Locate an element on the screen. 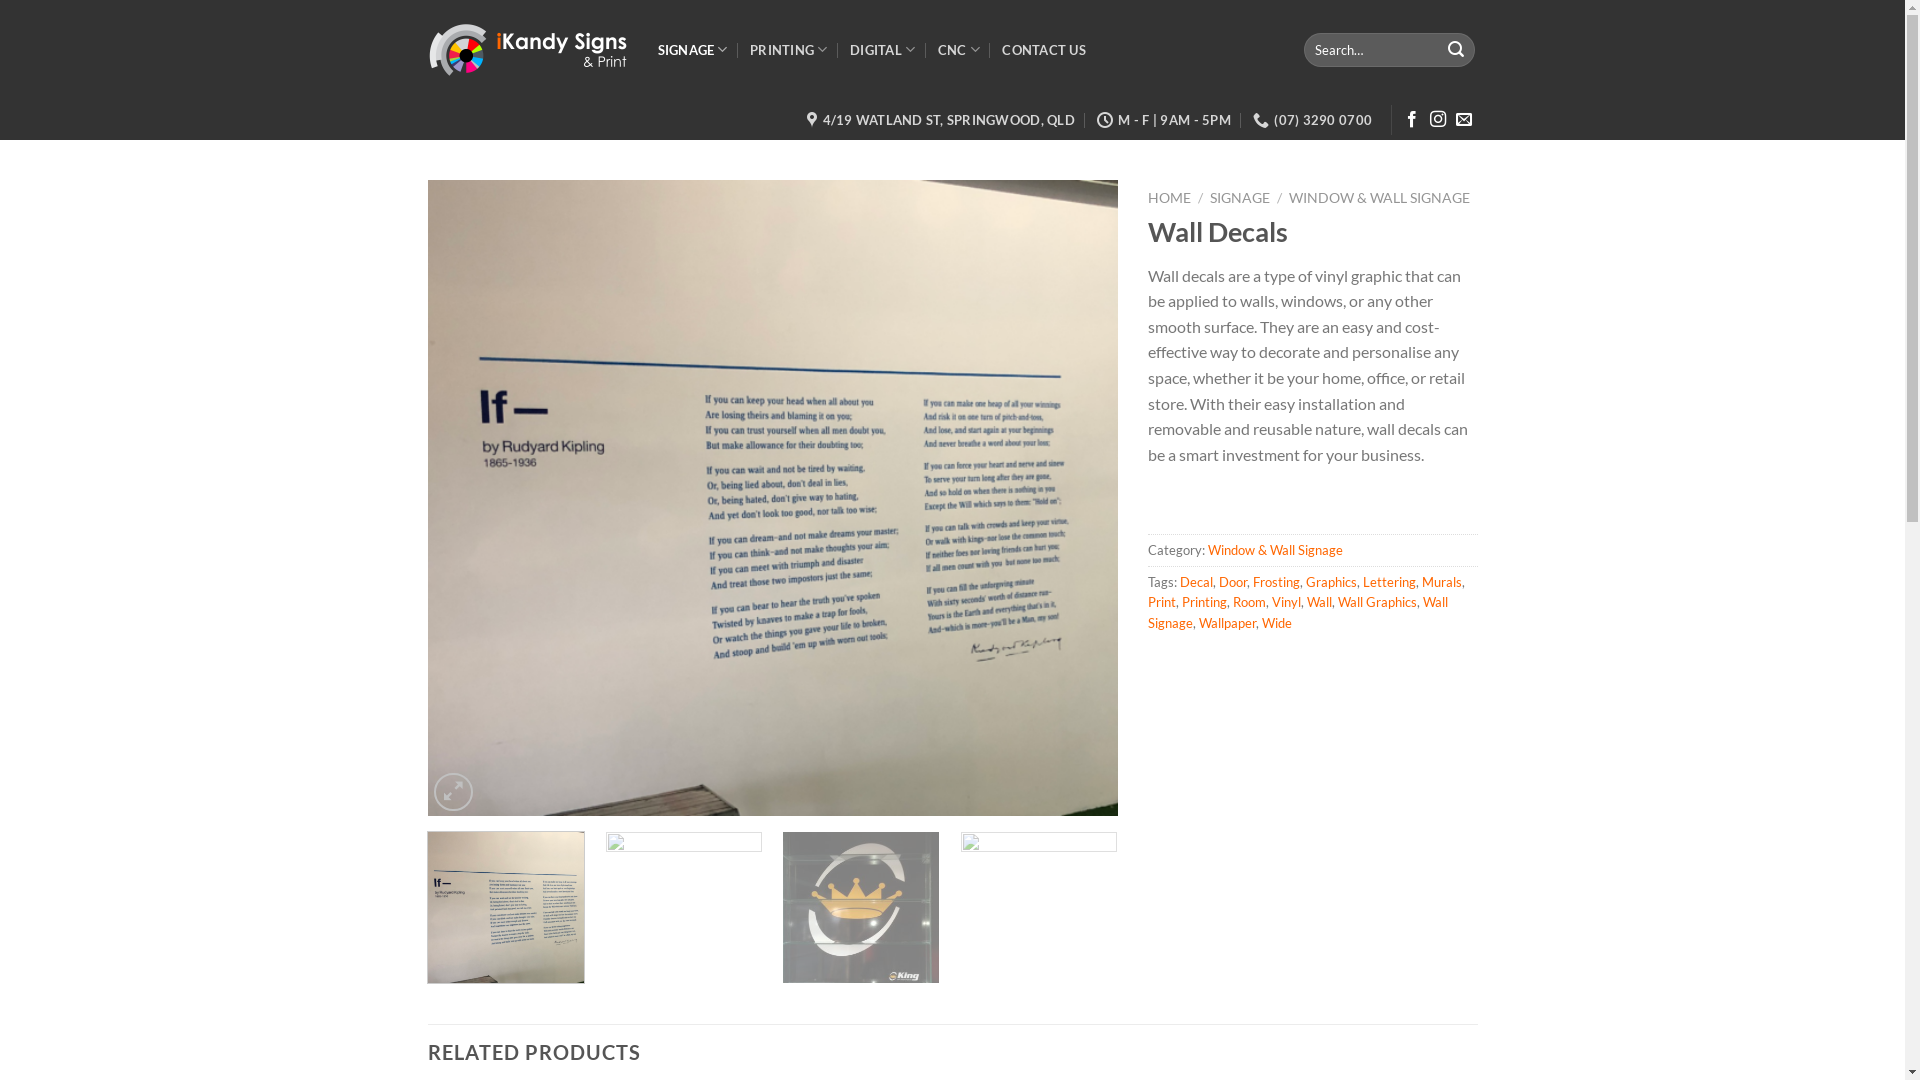 Image resolution: width=1920 pixels, height=1080 pixels. 'HOME' is located at coordinates (1169, 197).